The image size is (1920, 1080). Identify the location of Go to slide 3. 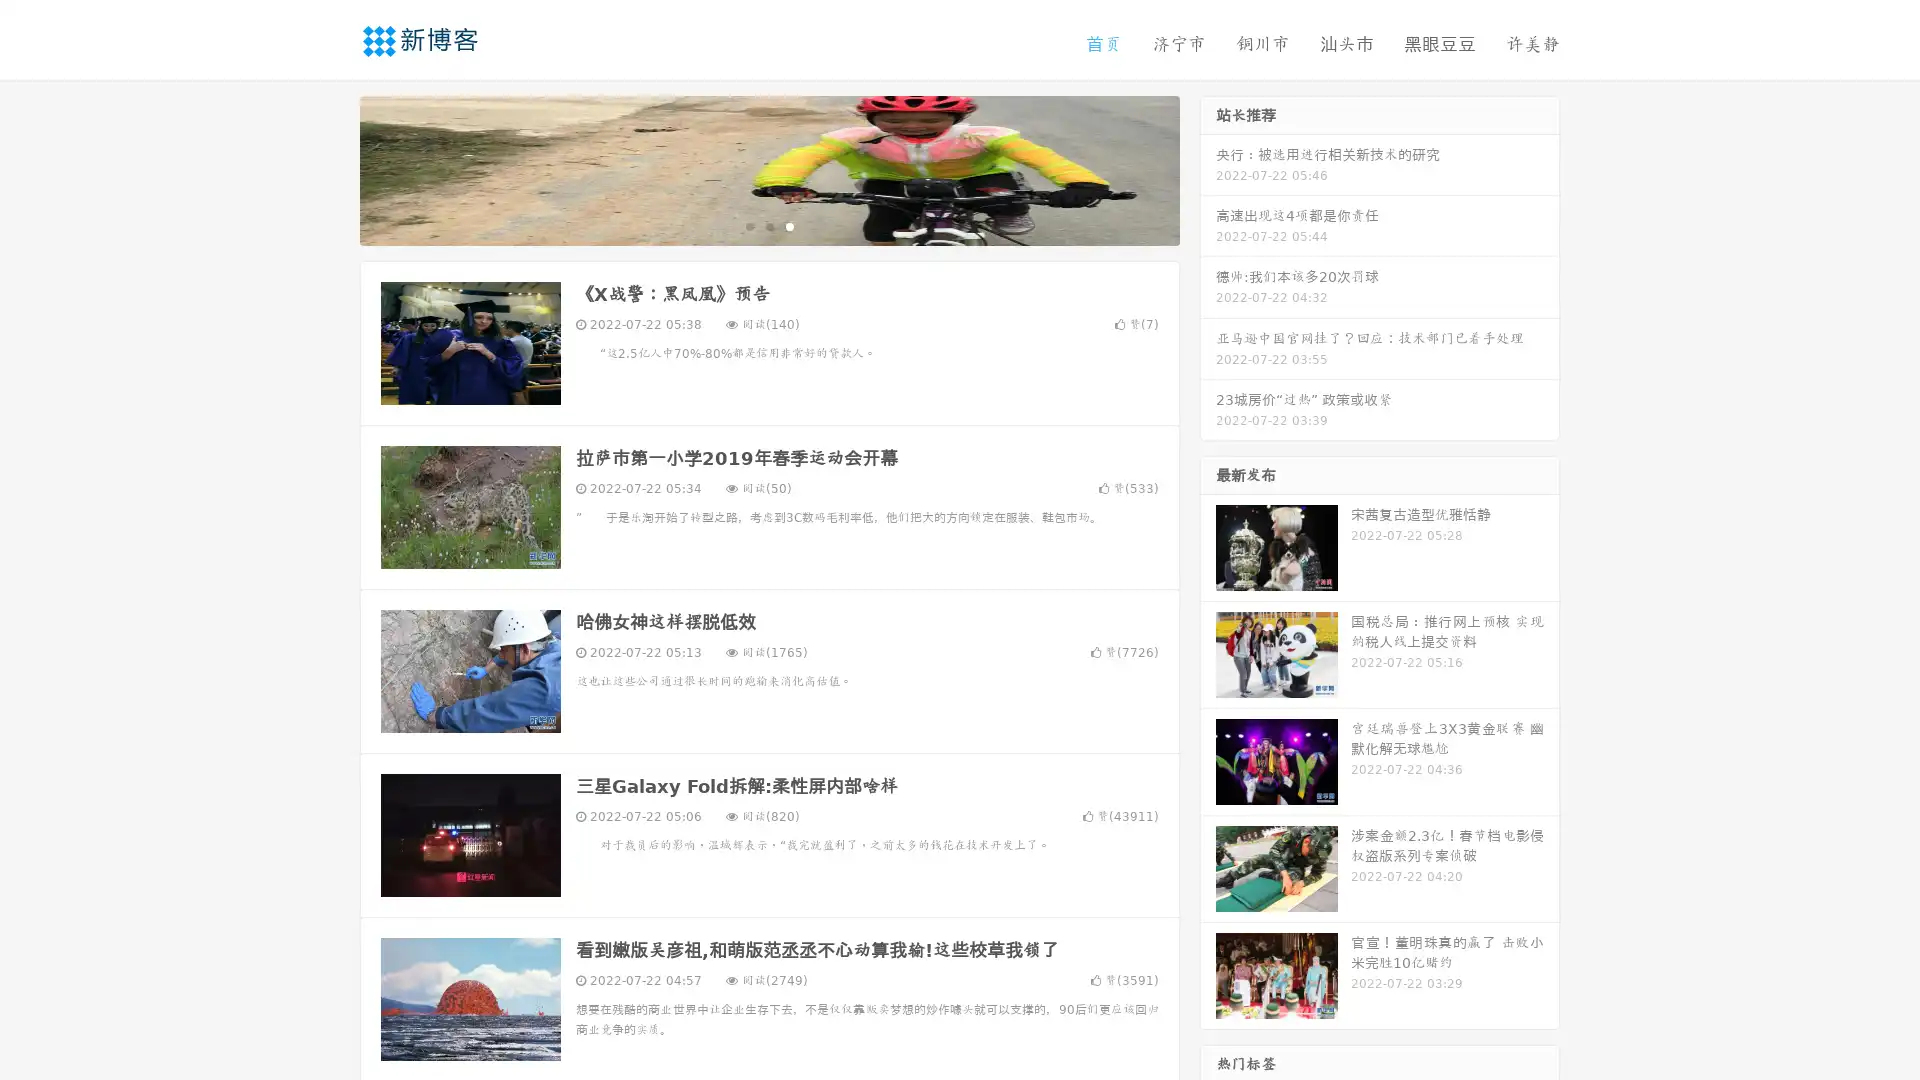
(789, 225).